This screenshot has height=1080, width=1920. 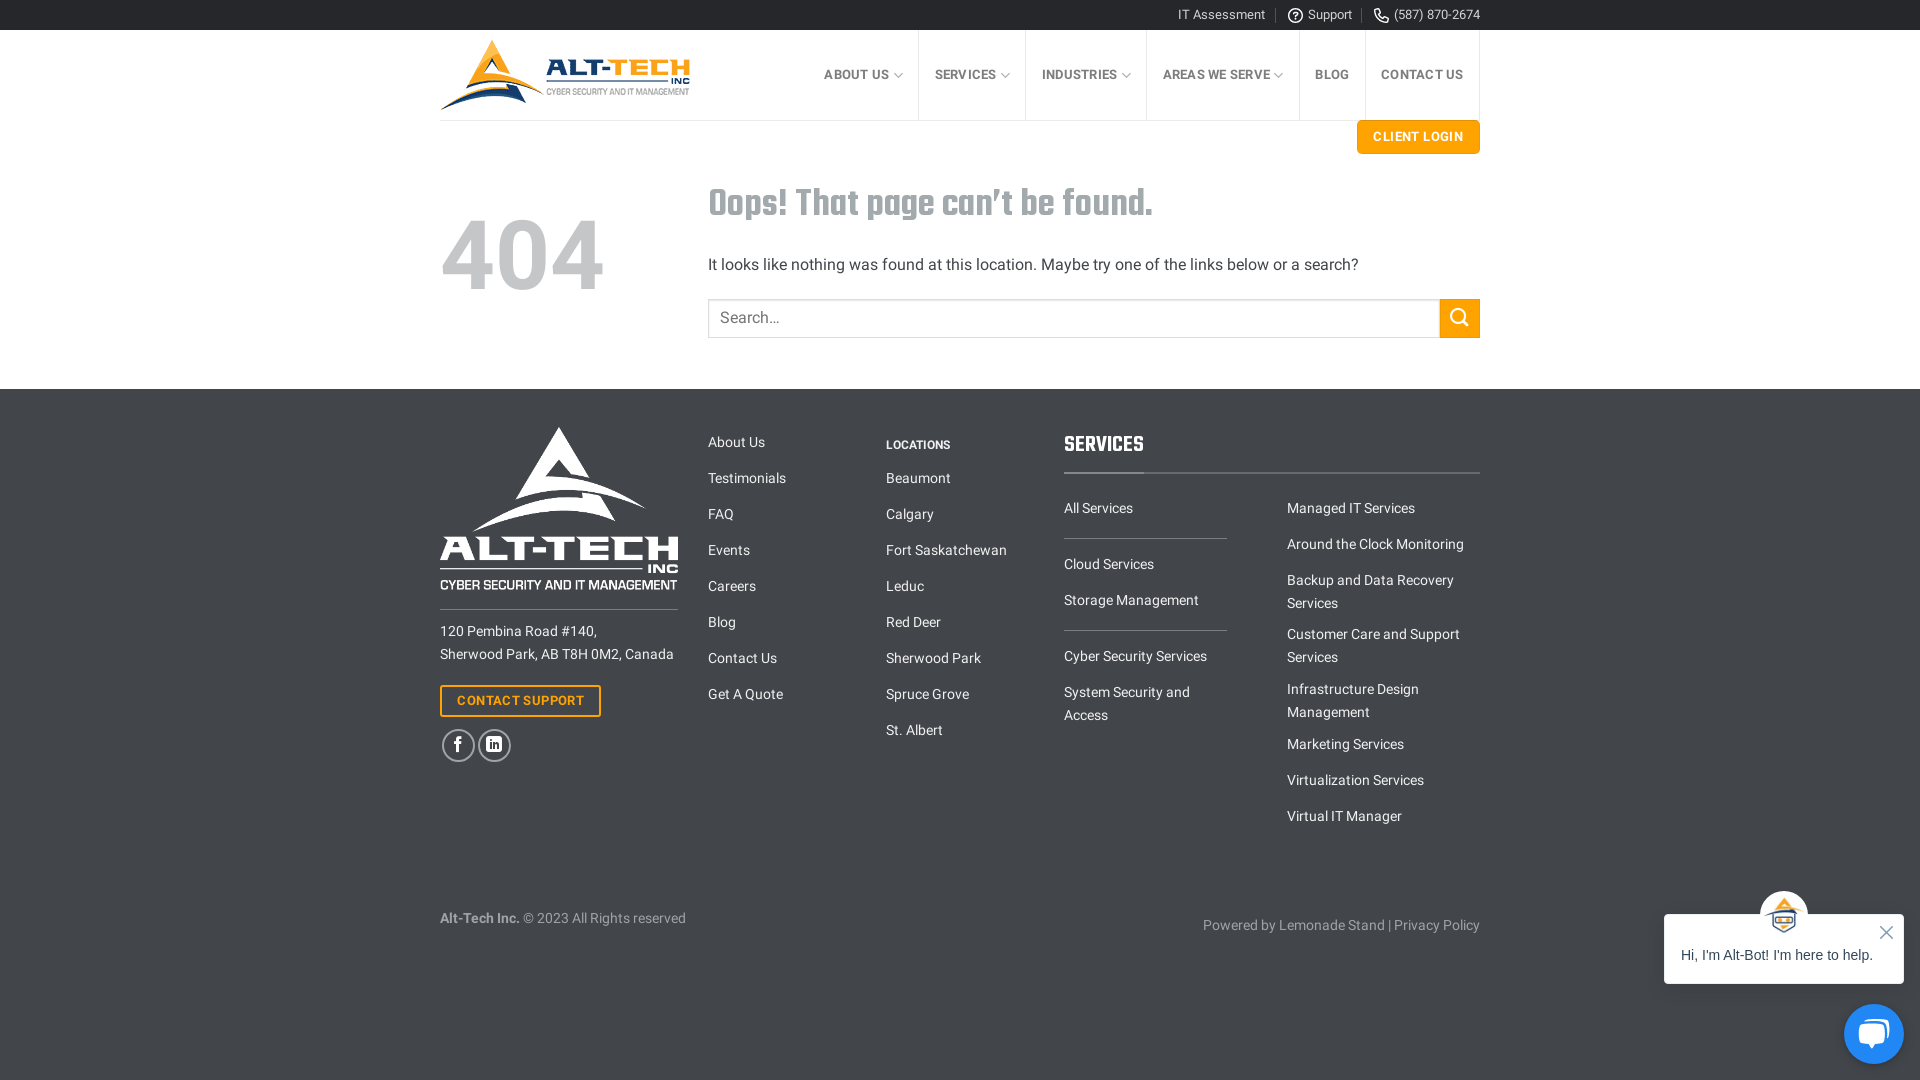 I want to click on 'SERVICES', so click(x=917, y=73).